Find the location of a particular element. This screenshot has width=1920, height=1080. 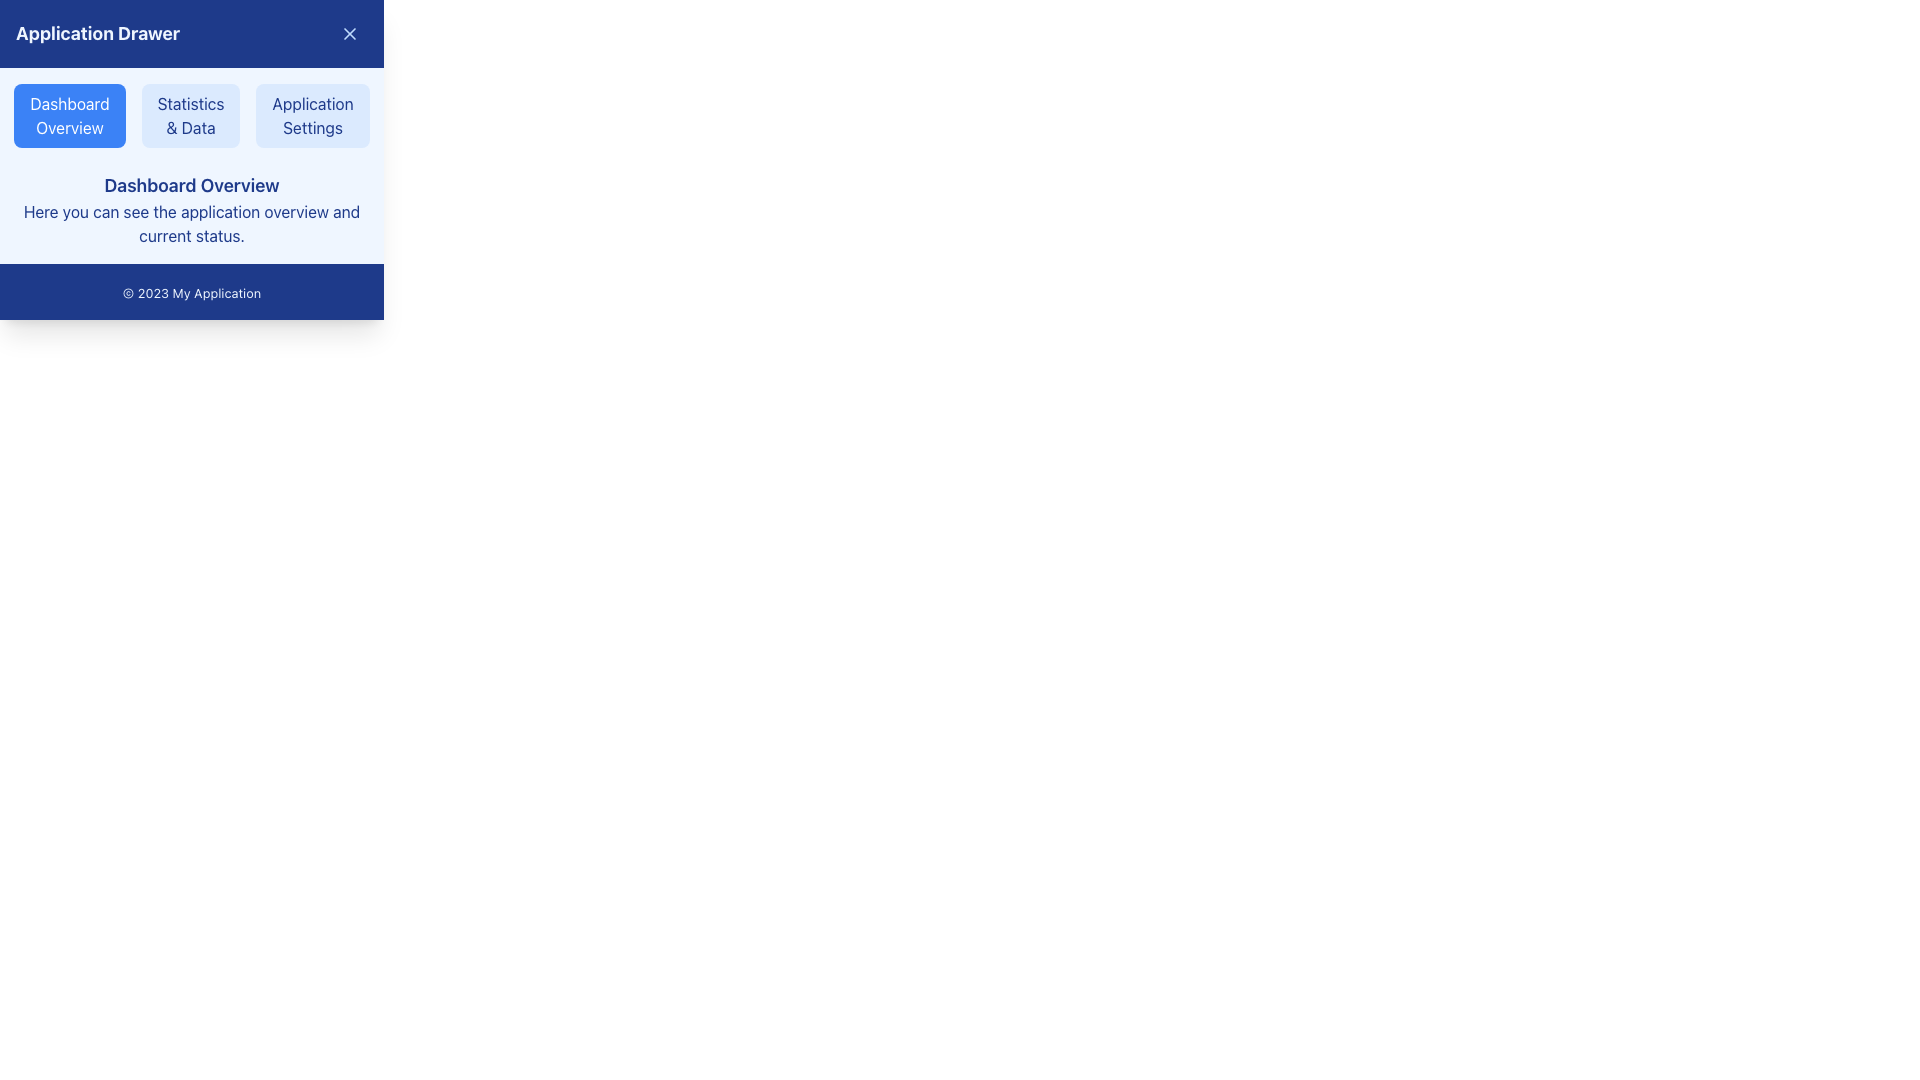

the header text label indicating the current section of the Application Drawer, which is positioned above the descriptive text beginning with 'Here you can see...' is located at coordinates (192, 185).